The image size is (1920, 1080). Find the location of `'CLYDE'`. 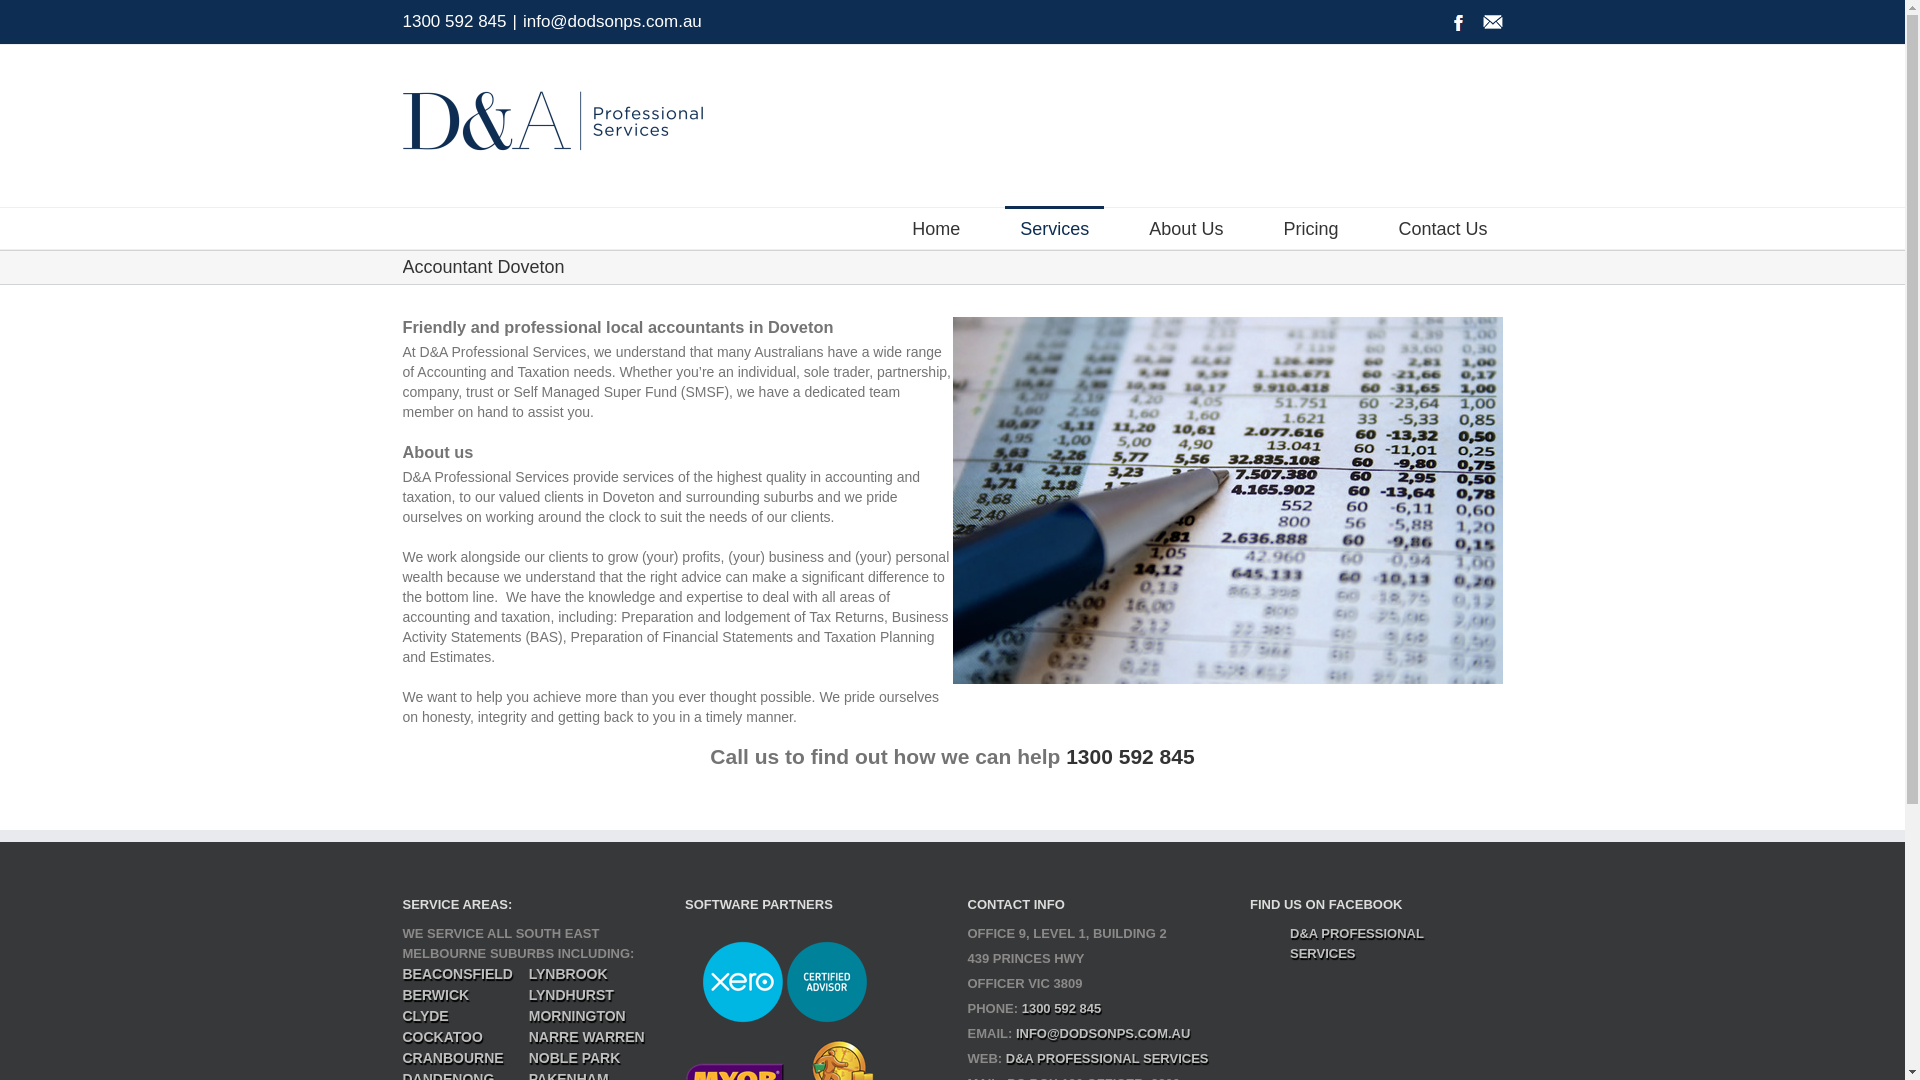

'CLYDE' is located at coordinates (424, 1015).